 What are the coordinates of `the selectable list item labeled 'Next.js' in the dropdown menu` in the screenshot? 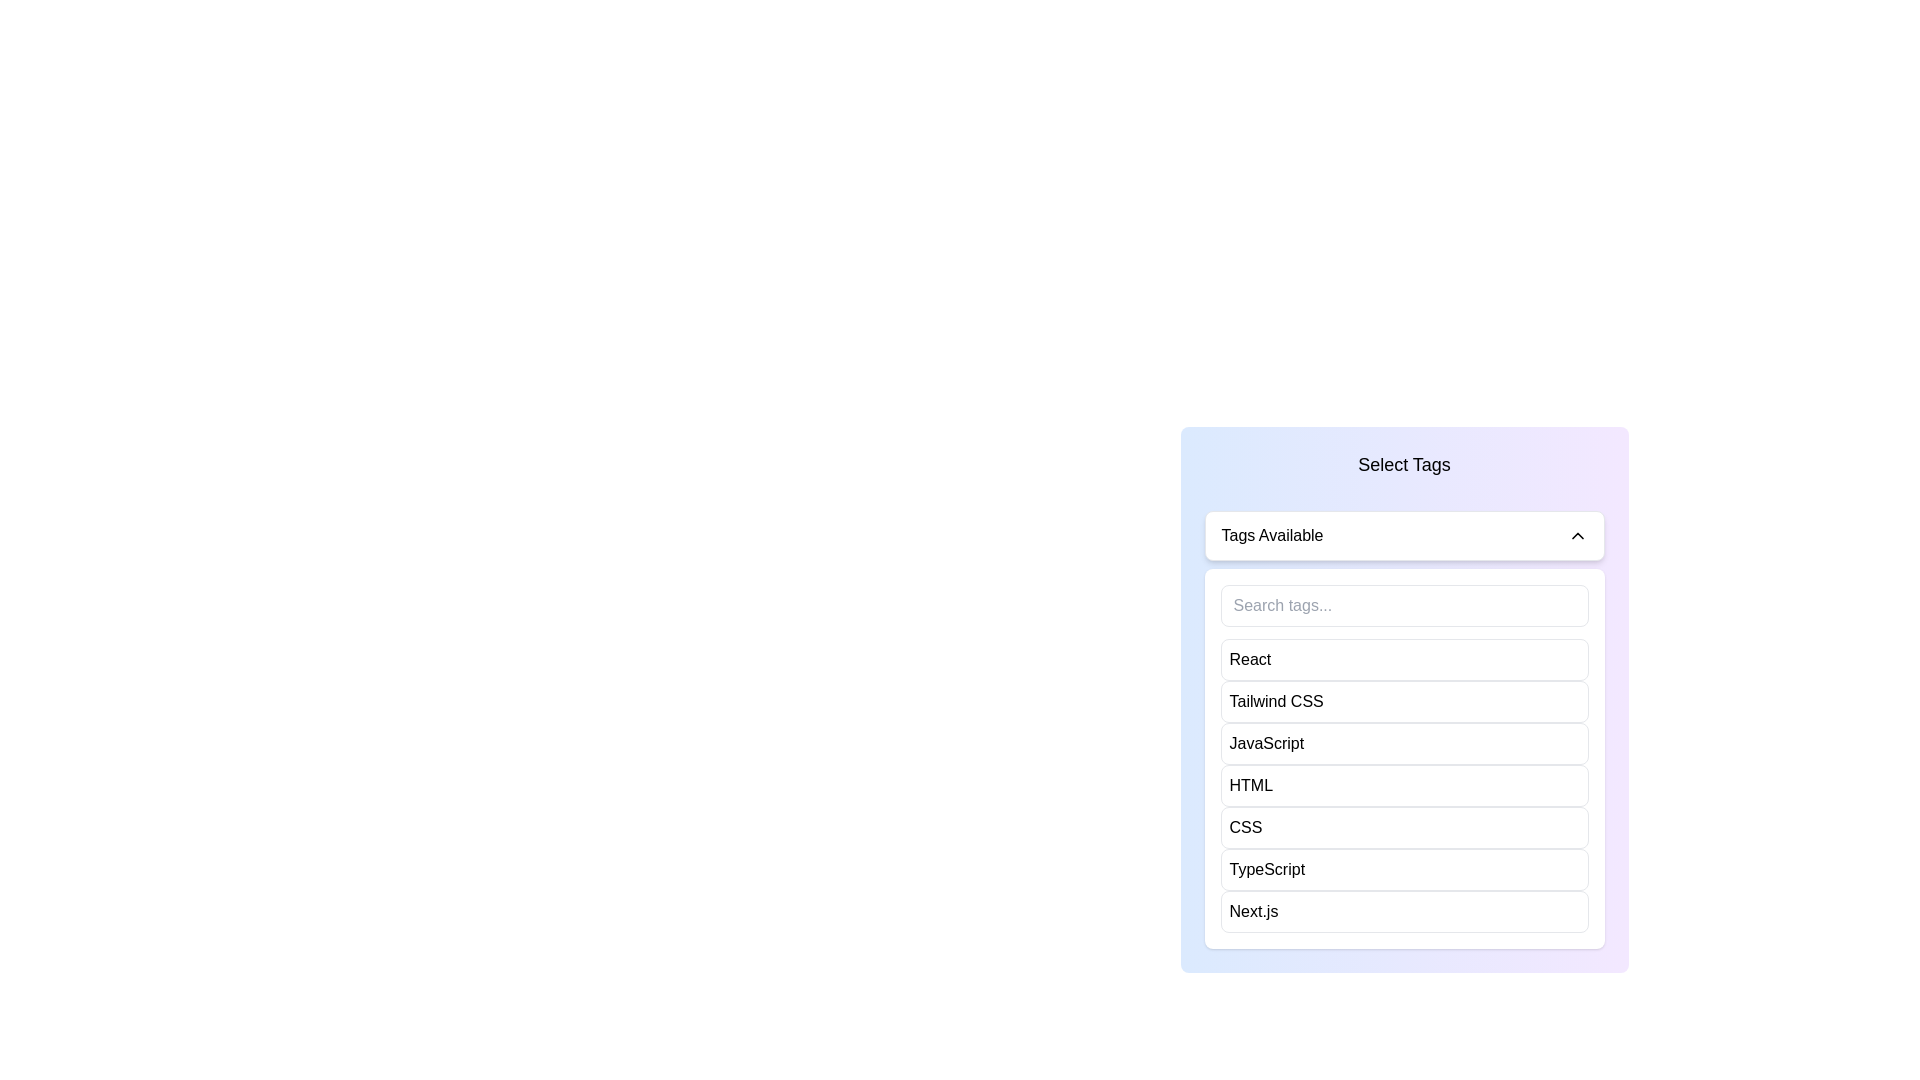 It's located at (1403, 911).